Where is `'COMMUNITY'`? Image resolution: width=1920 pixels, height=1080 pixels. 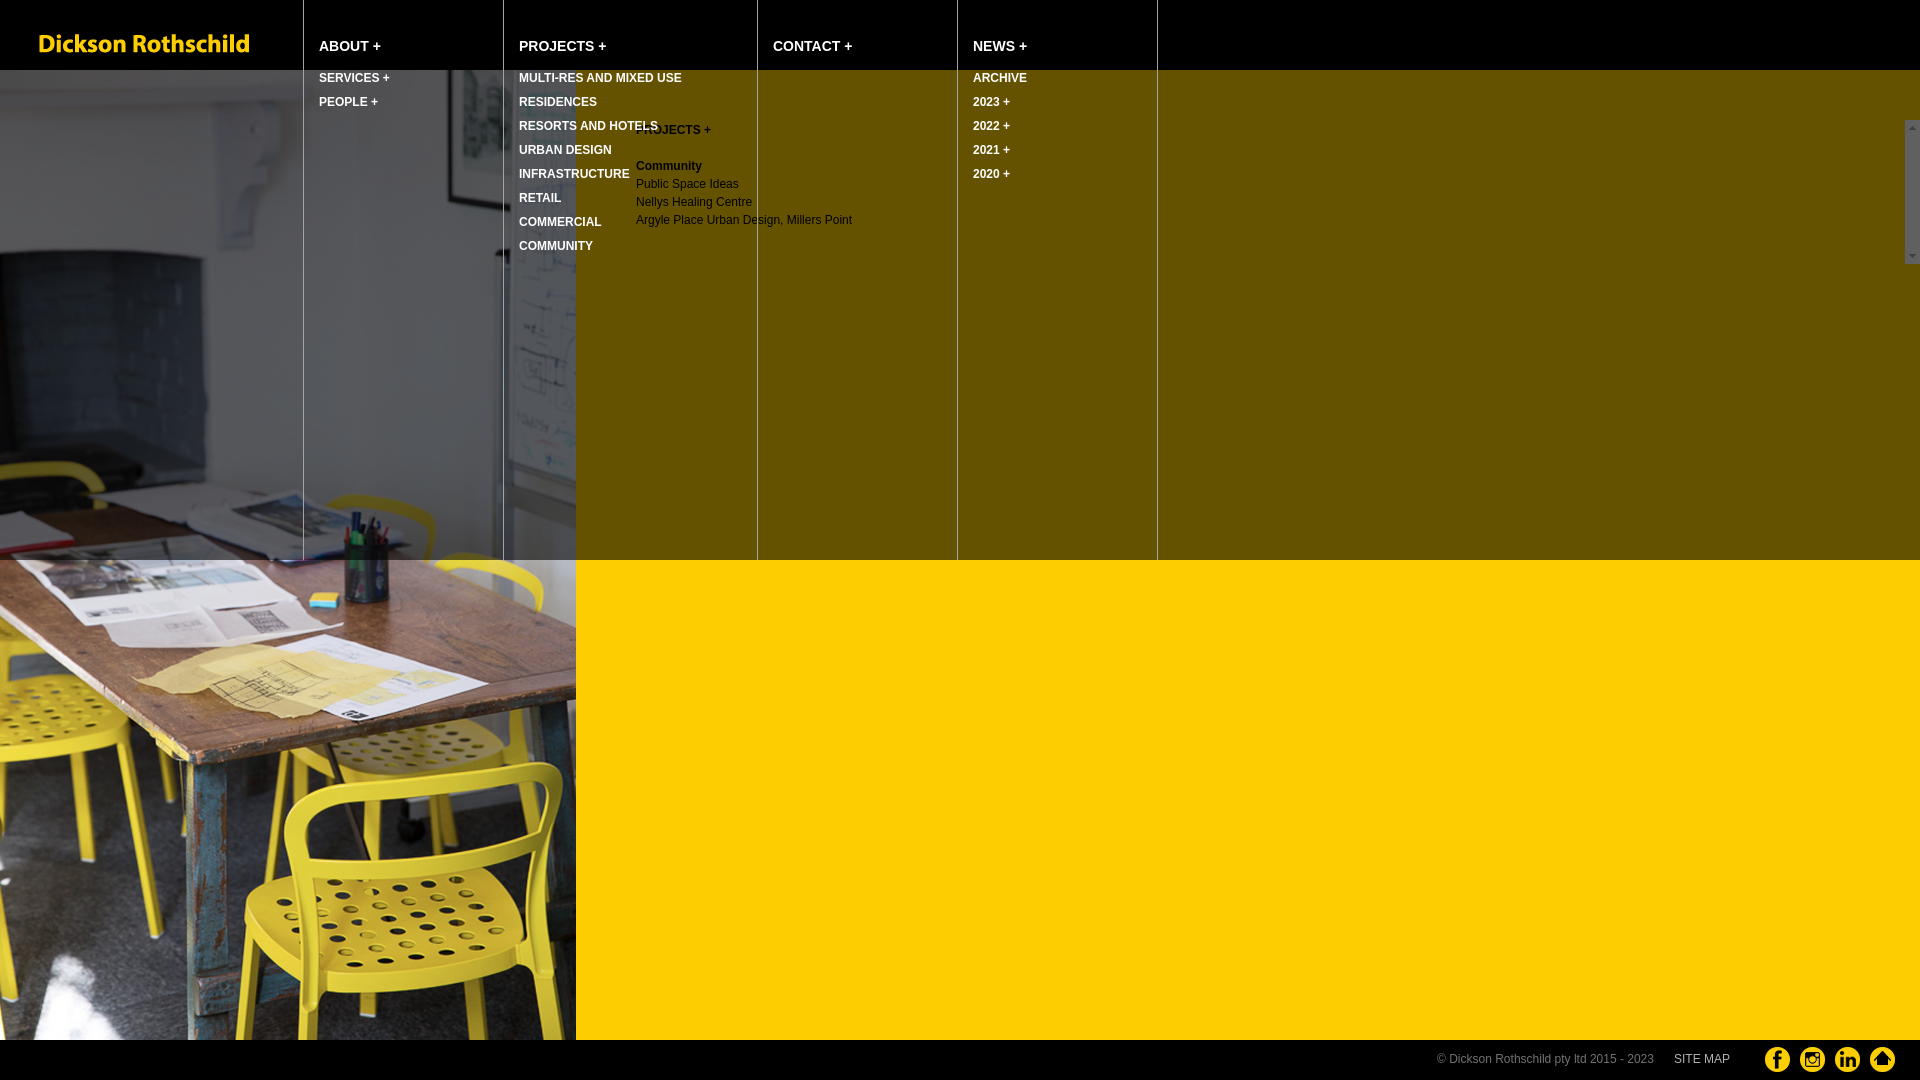
'COMMUNITY' is located at coordinates (629, 245).